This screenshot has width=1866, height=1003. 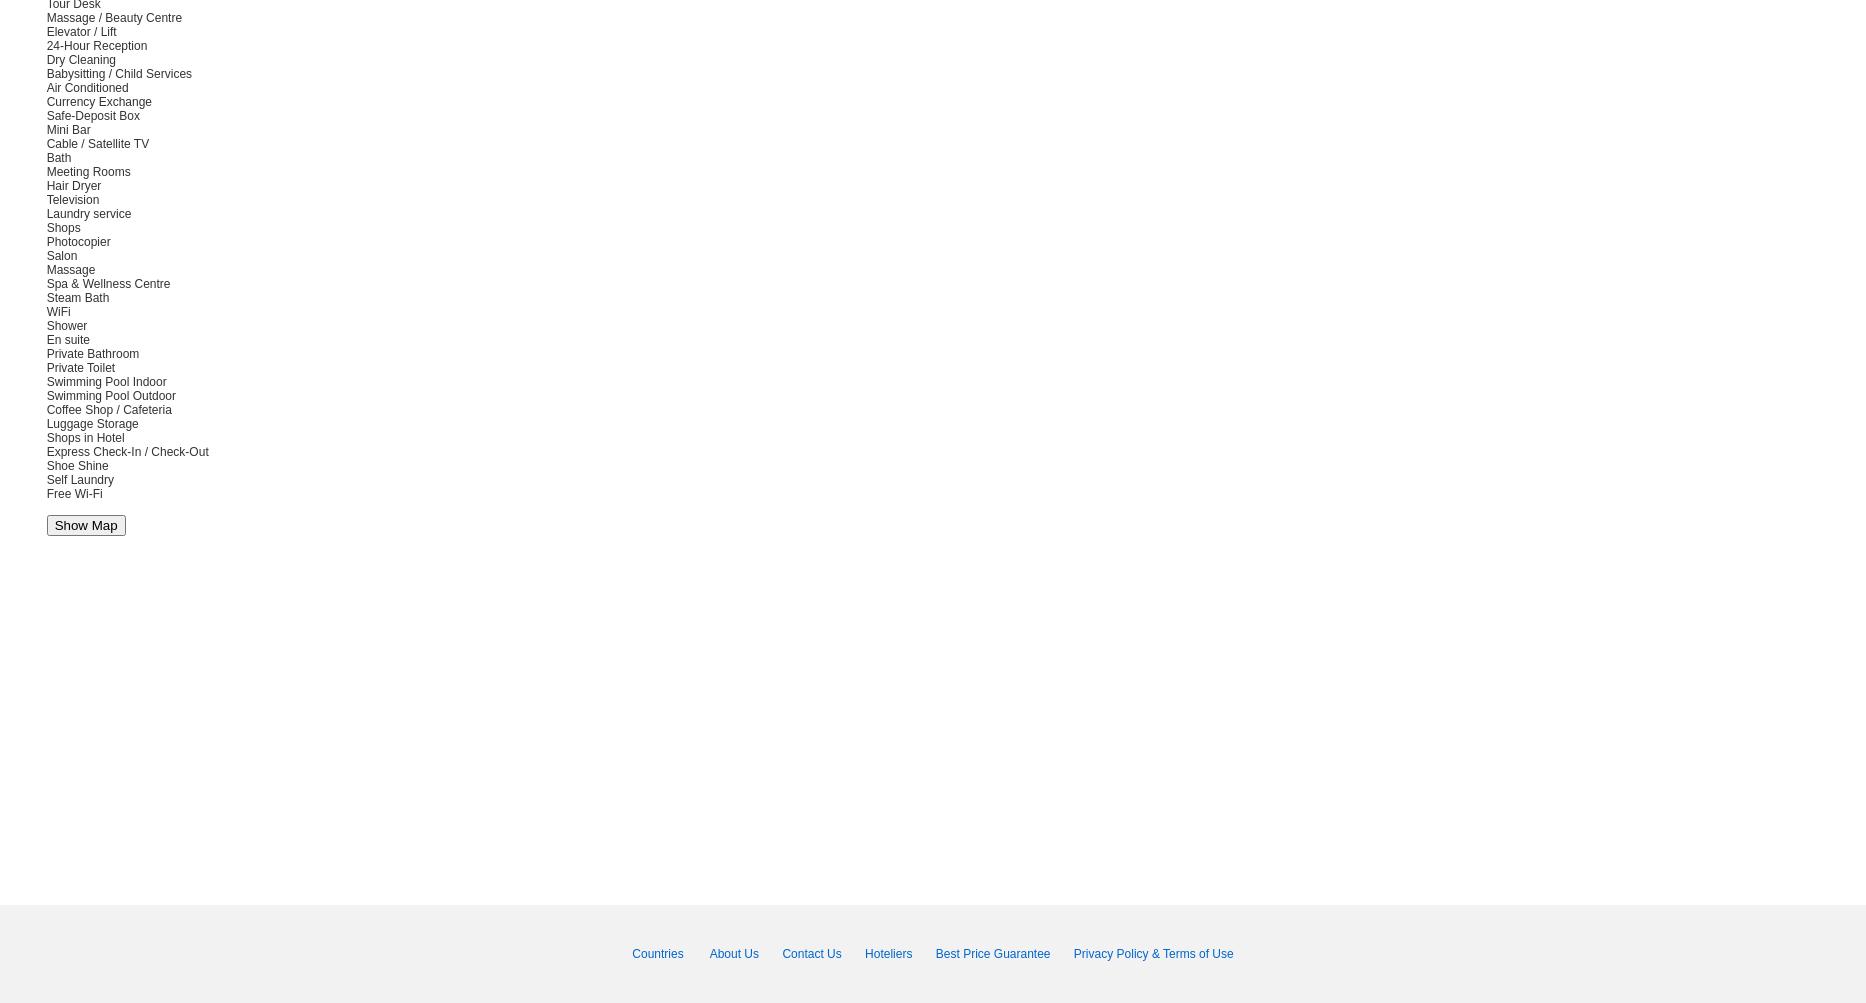 I want to click on 'Dry Cleaning', so click(x=80, y=59).